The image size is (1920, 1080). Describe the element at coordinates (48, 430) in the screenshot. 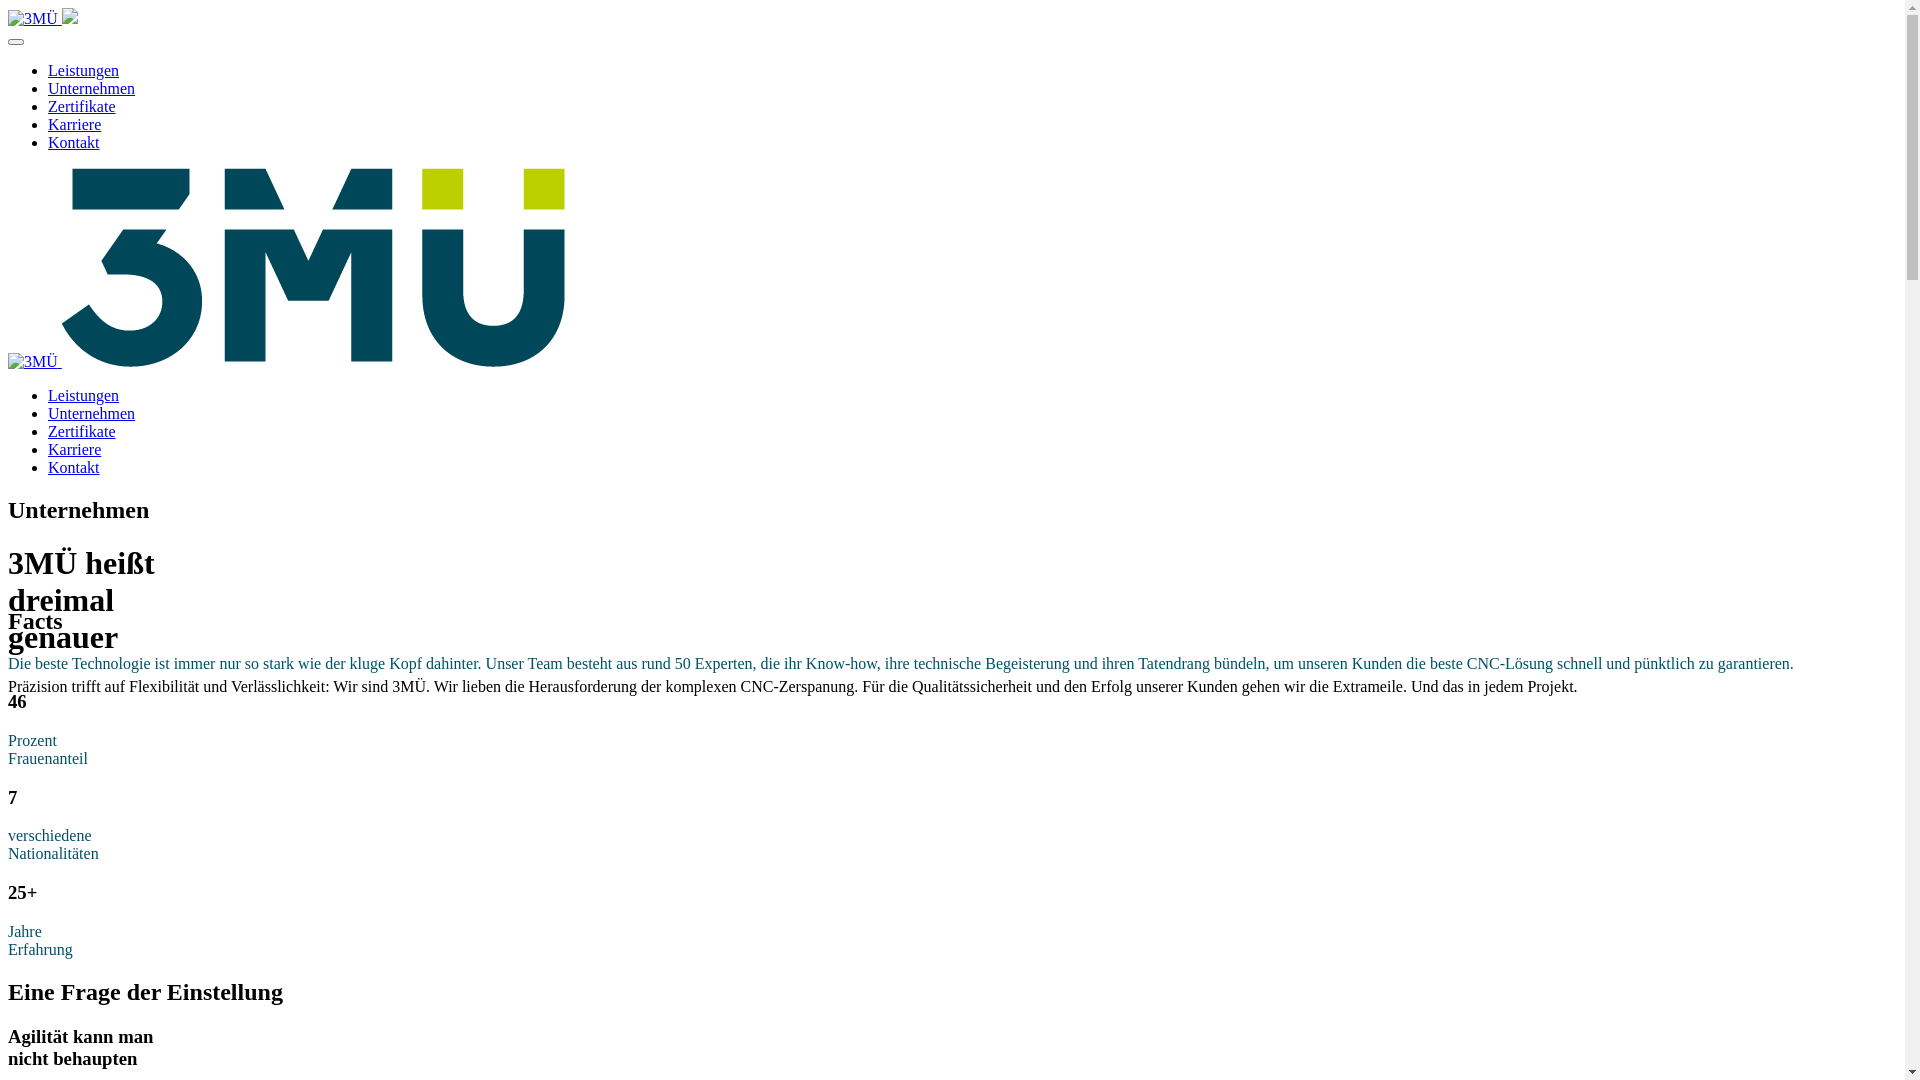

I see `'Zertifikate'` at that location.